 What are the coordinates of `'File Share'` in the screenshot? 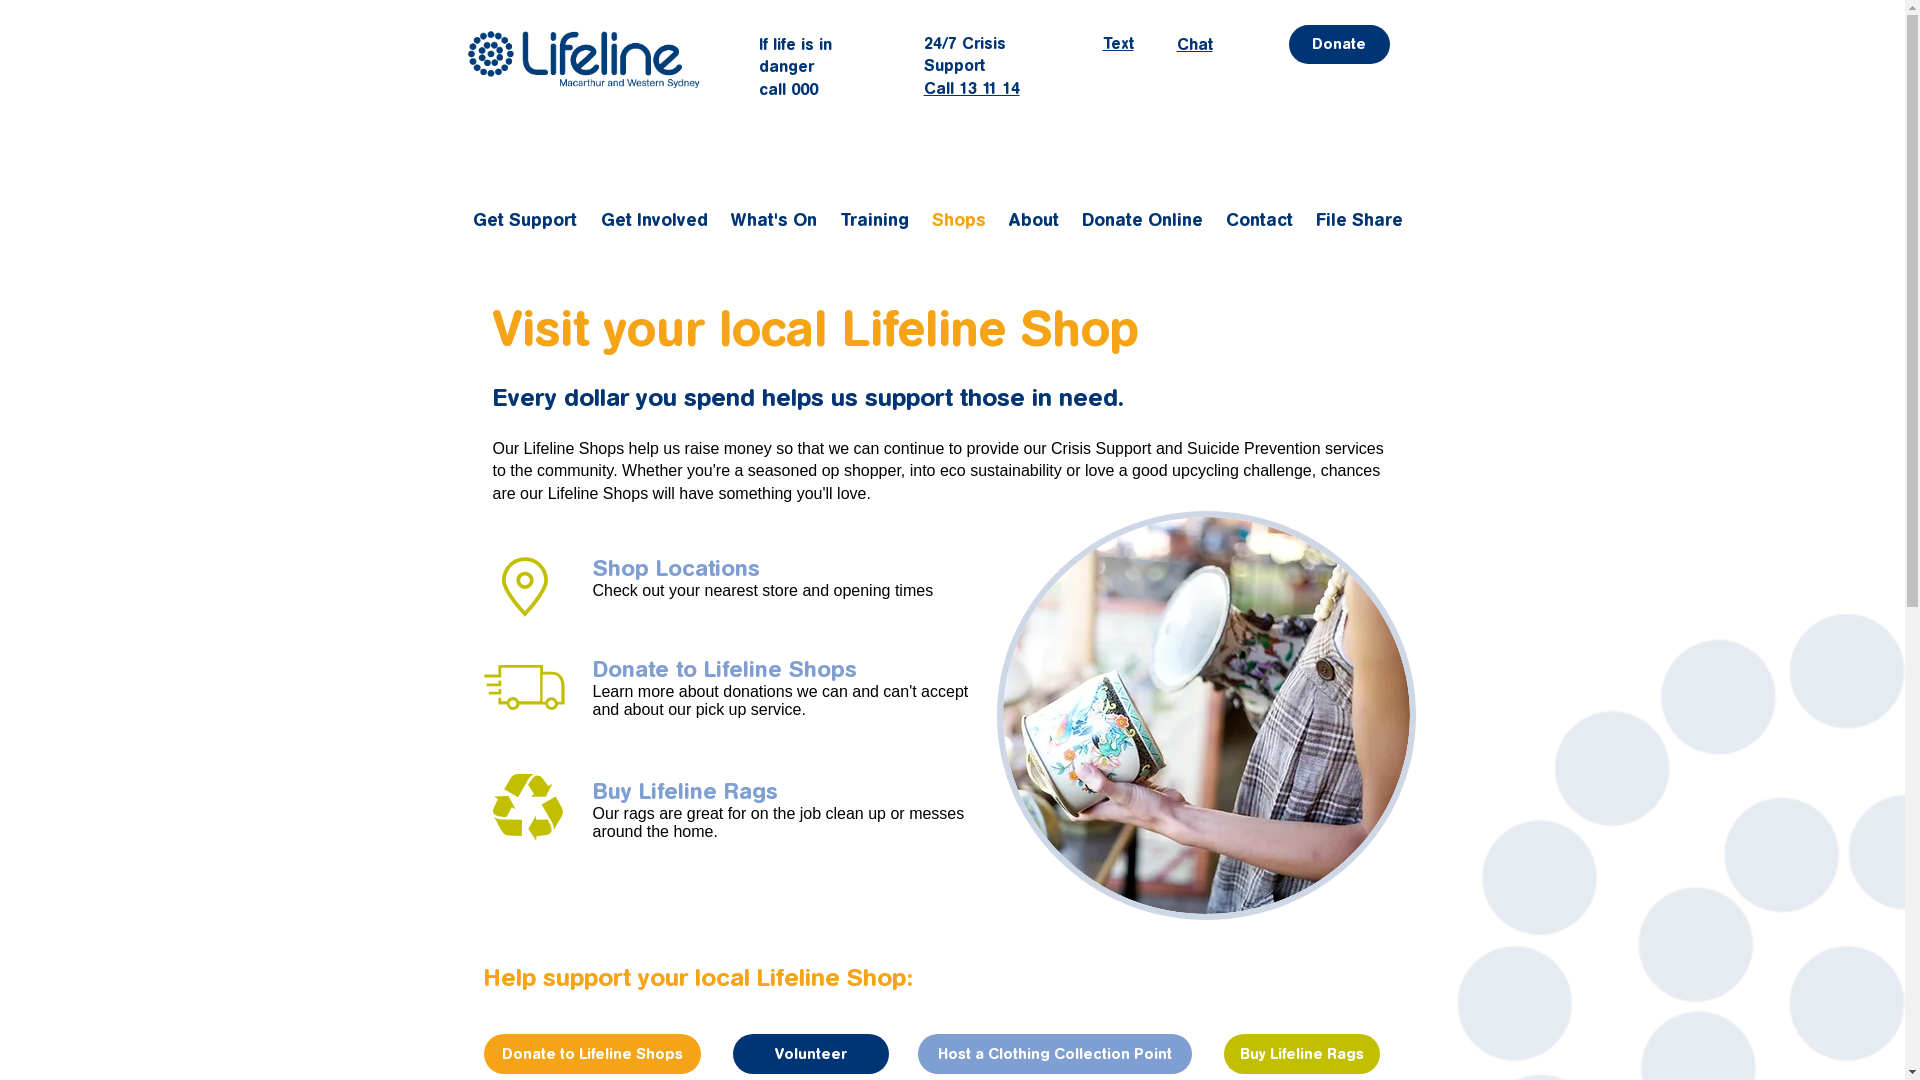 It's located at (1360, 219).